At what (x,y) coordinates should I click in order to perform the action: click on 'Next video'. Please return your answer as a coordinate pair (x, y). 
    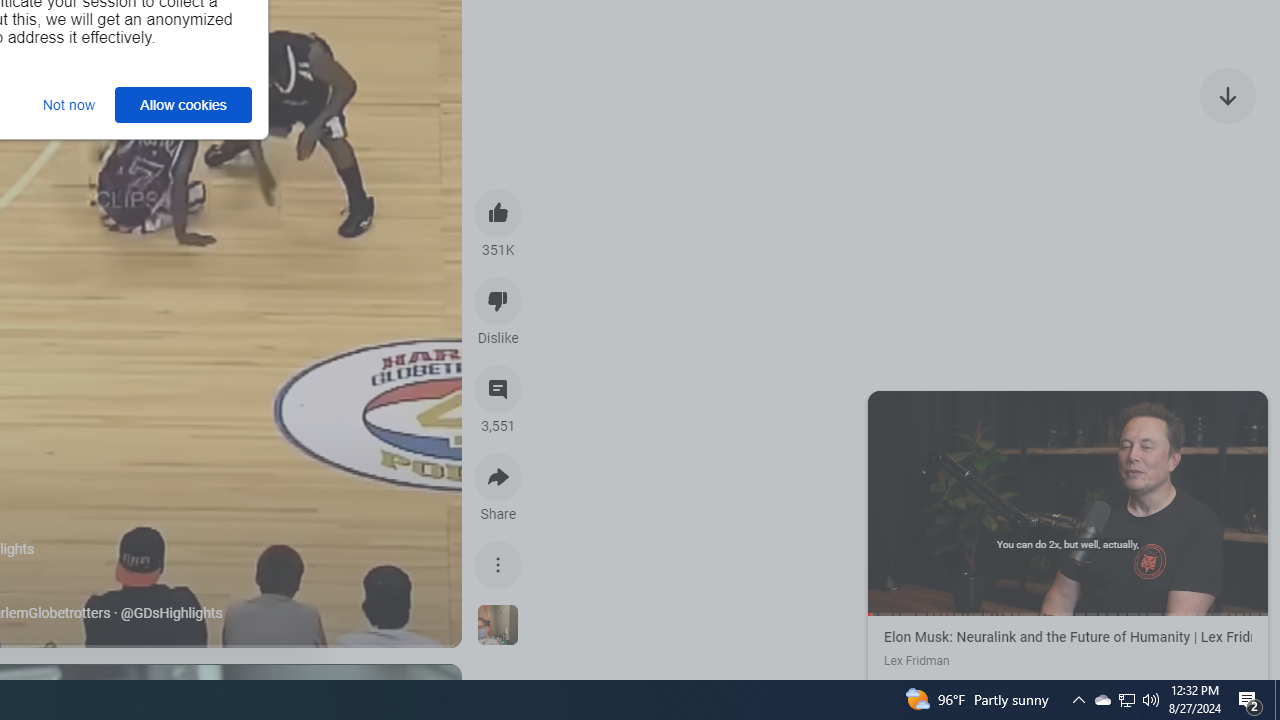
    Looking at the image, I should click on (1227, 95).